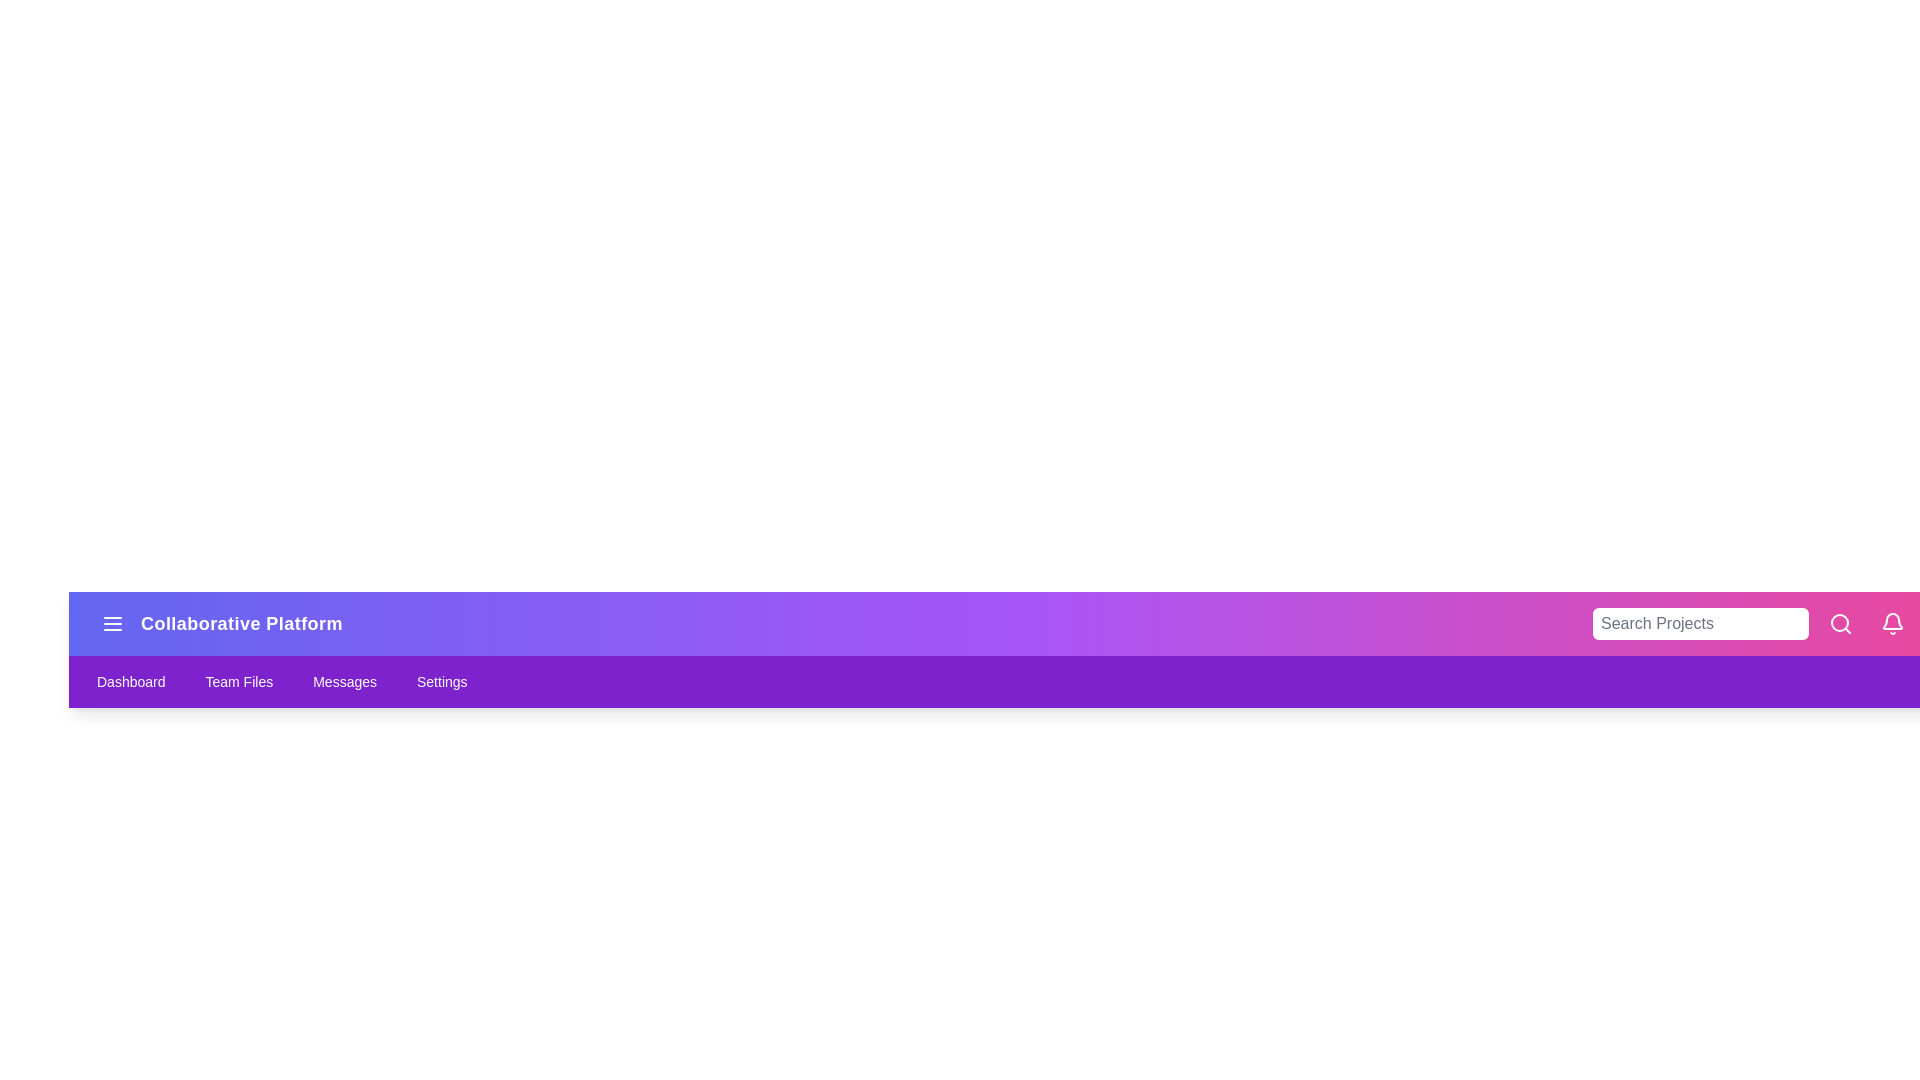 This screenshot has height=1080, width=1920. I want to click on the magnifying-glass icon button with a white outline within a pink circular button, so click(1840, 623).